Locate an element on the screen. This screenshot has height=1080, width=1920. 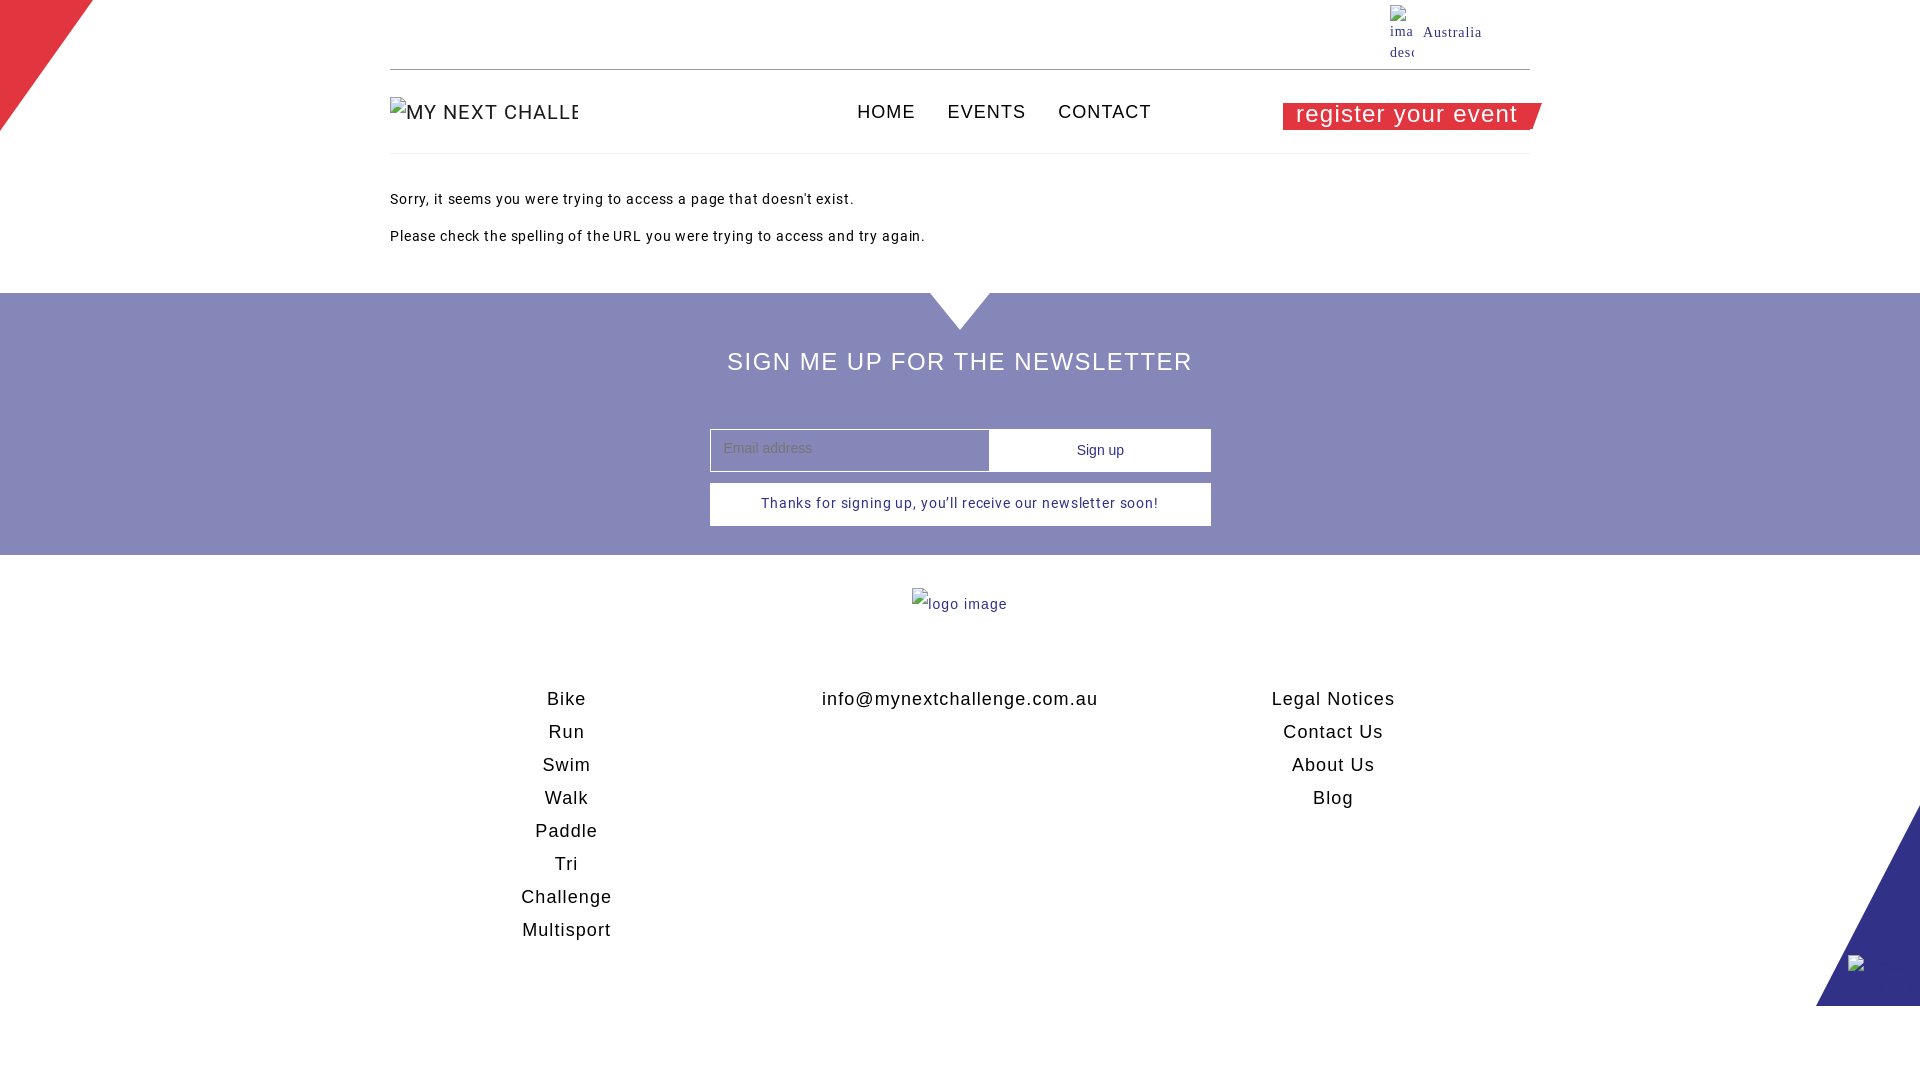
'Legal Notices' is located at coordinates (1333, 697).